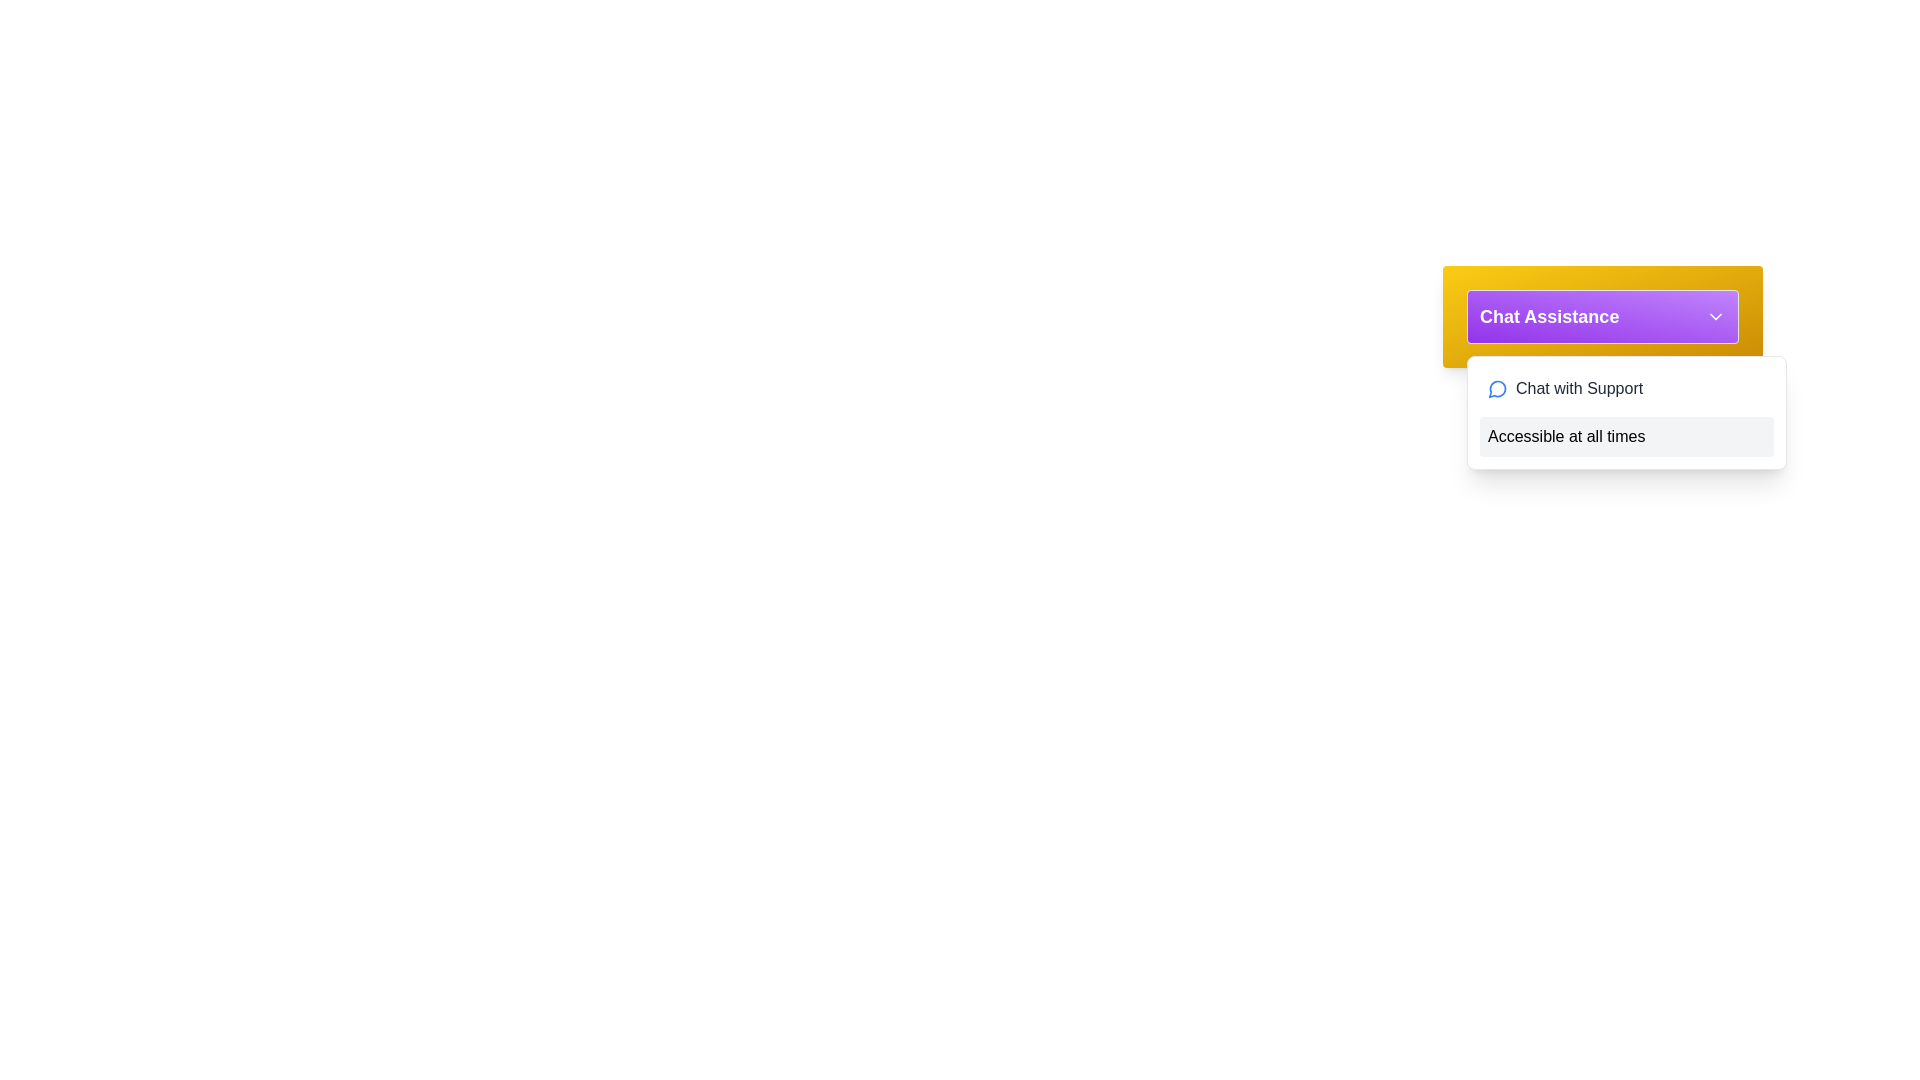 The image size is (1920, 1080). I want to click on the 'Chat Assistance' dropdown button, which is a rounded rectangular component with a gradient background and contains white bold text along with a downward-pointing chevron icon, so click(1603, 315).